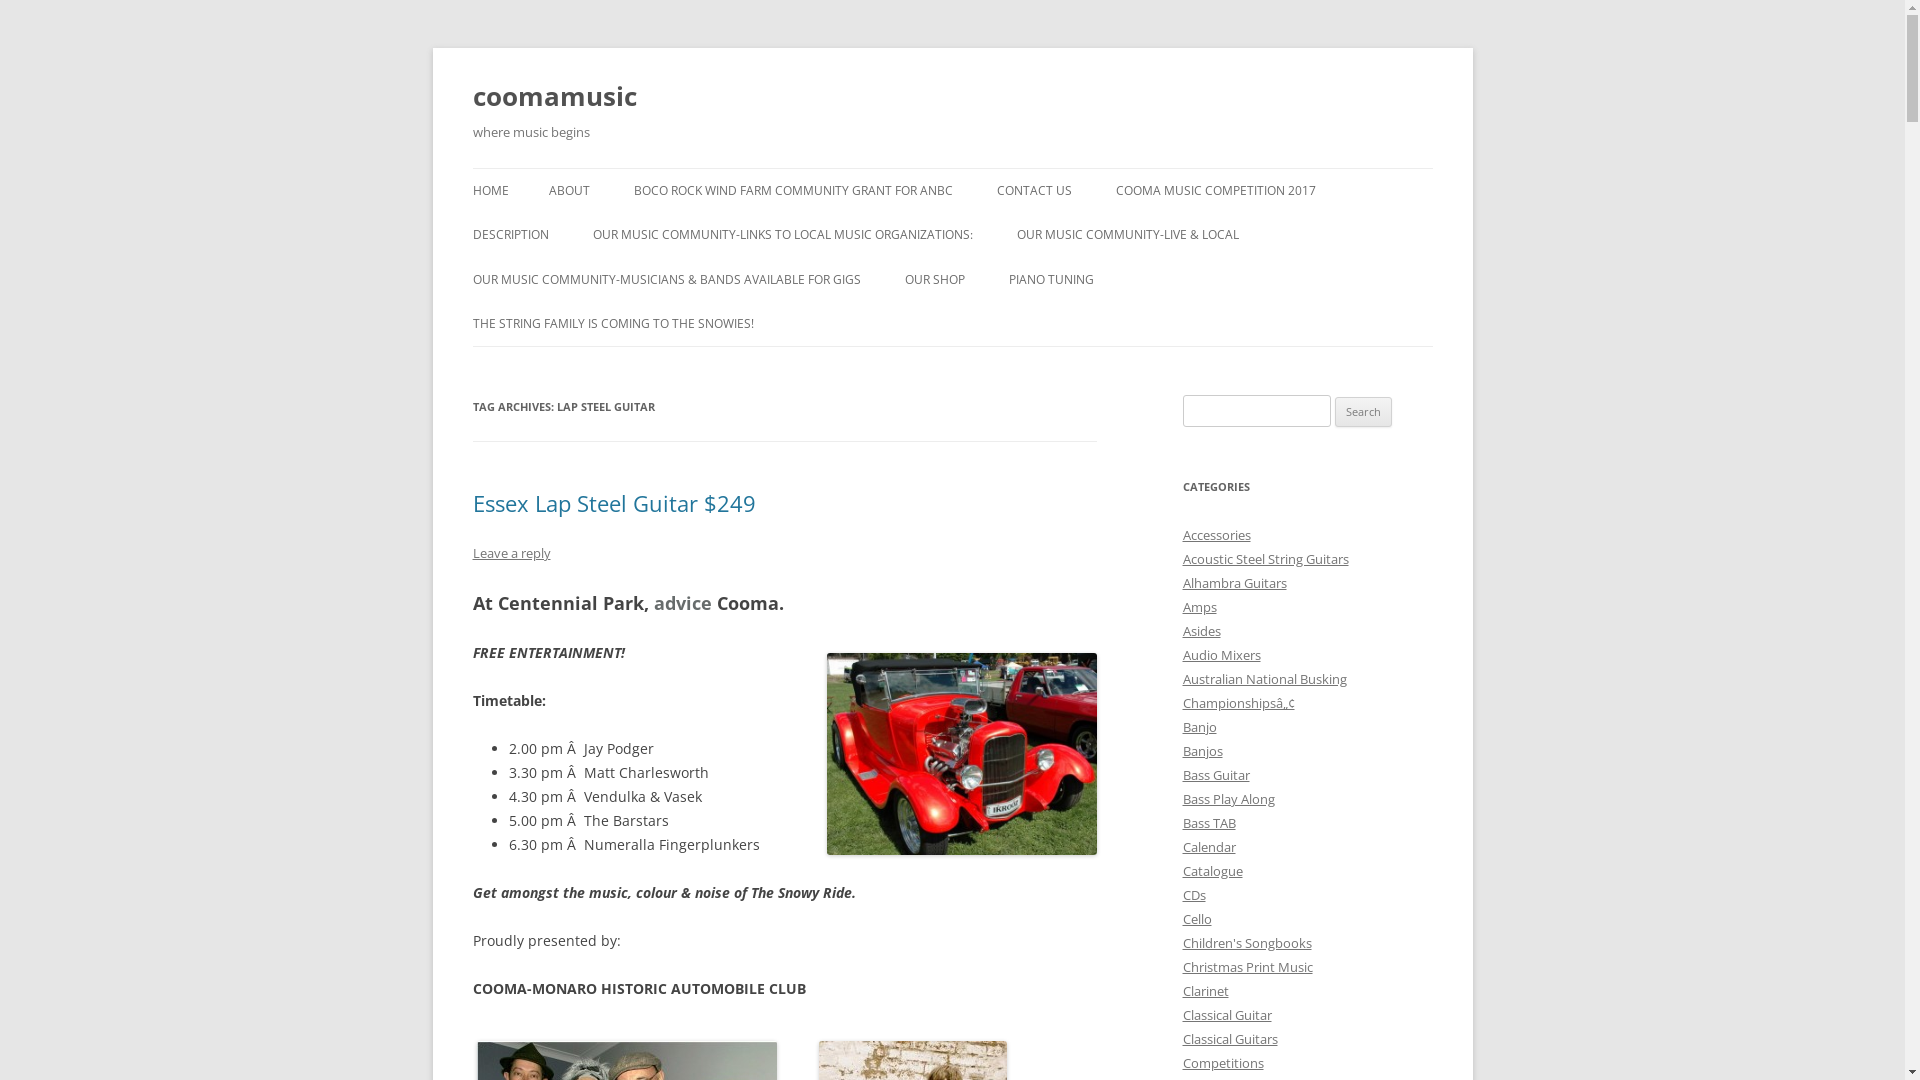 The image size is (1920, 1080). I want to click on 'Cello', so click(1196, 918).